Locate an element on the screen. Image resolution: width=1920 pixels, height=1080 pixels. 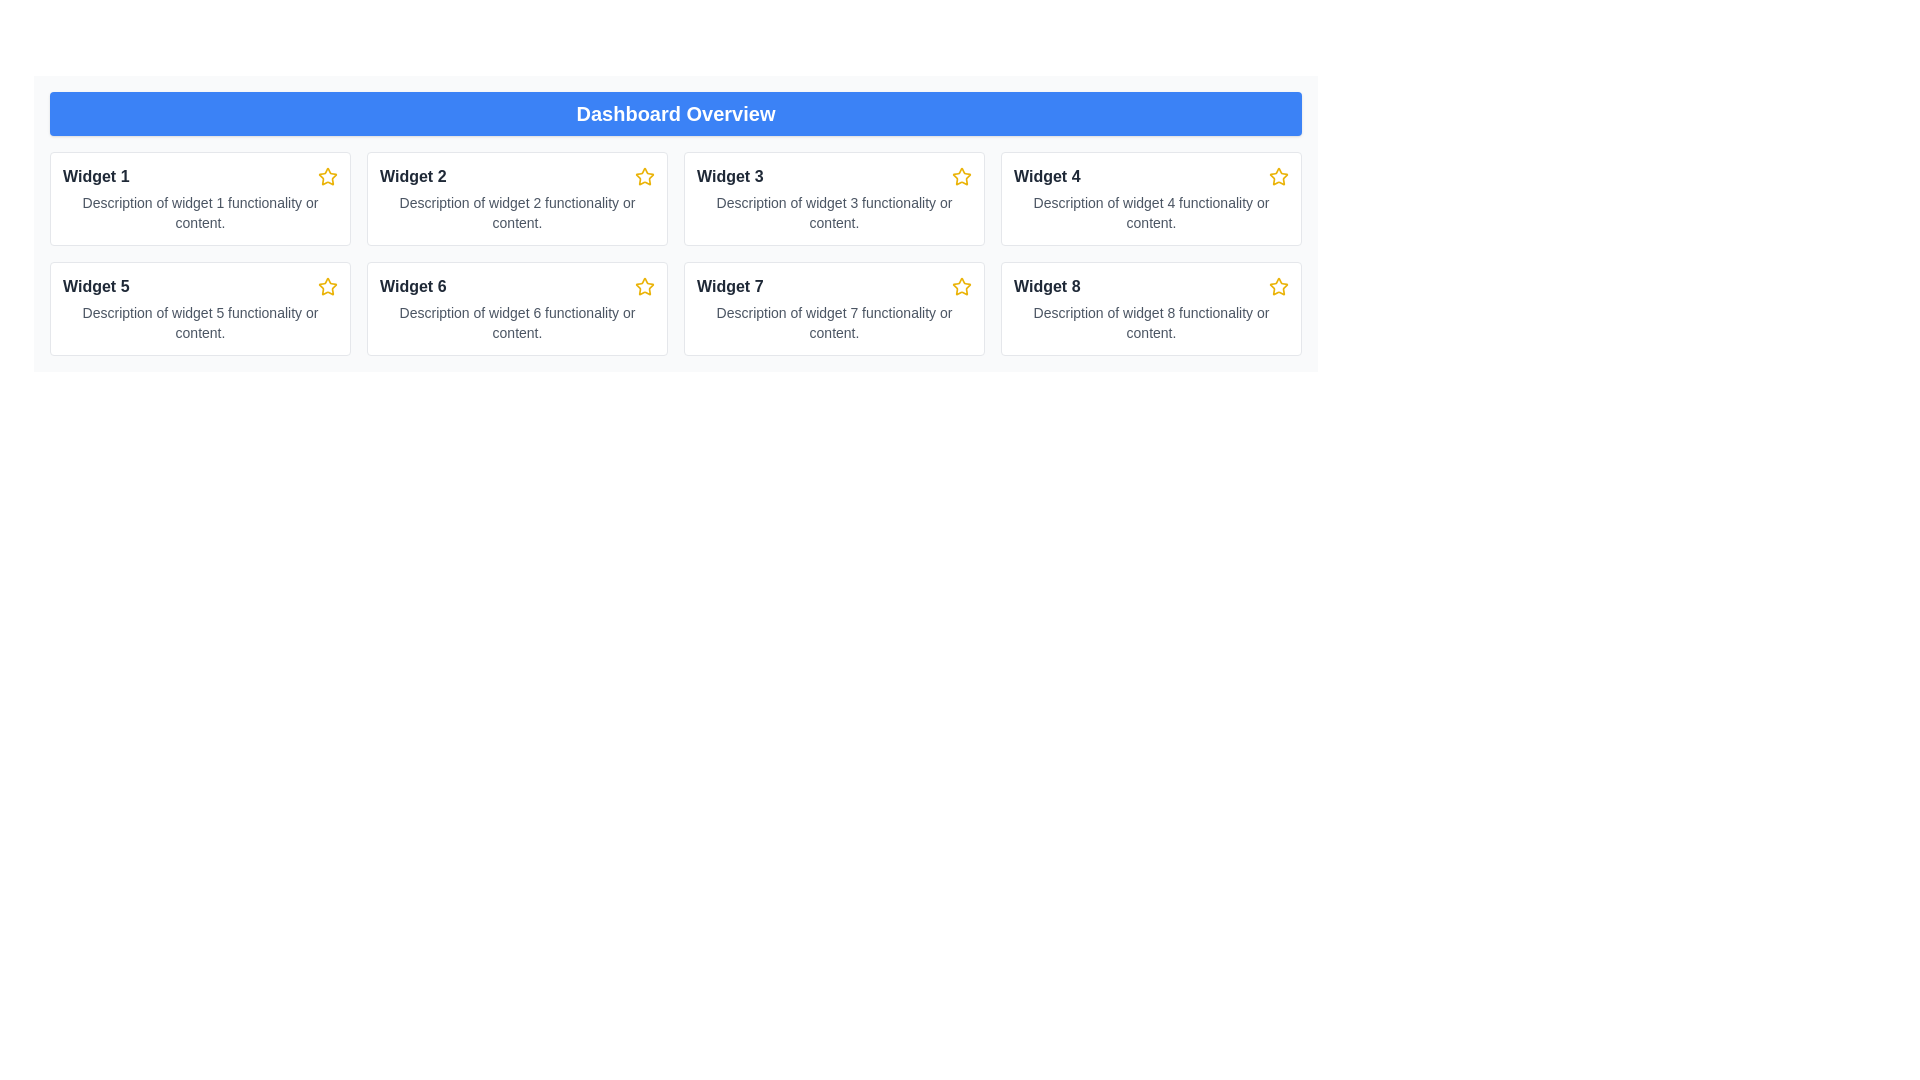
the favoriting graphic icon located on the first row, second column of the grid layout is located at coordinates (644, 175).